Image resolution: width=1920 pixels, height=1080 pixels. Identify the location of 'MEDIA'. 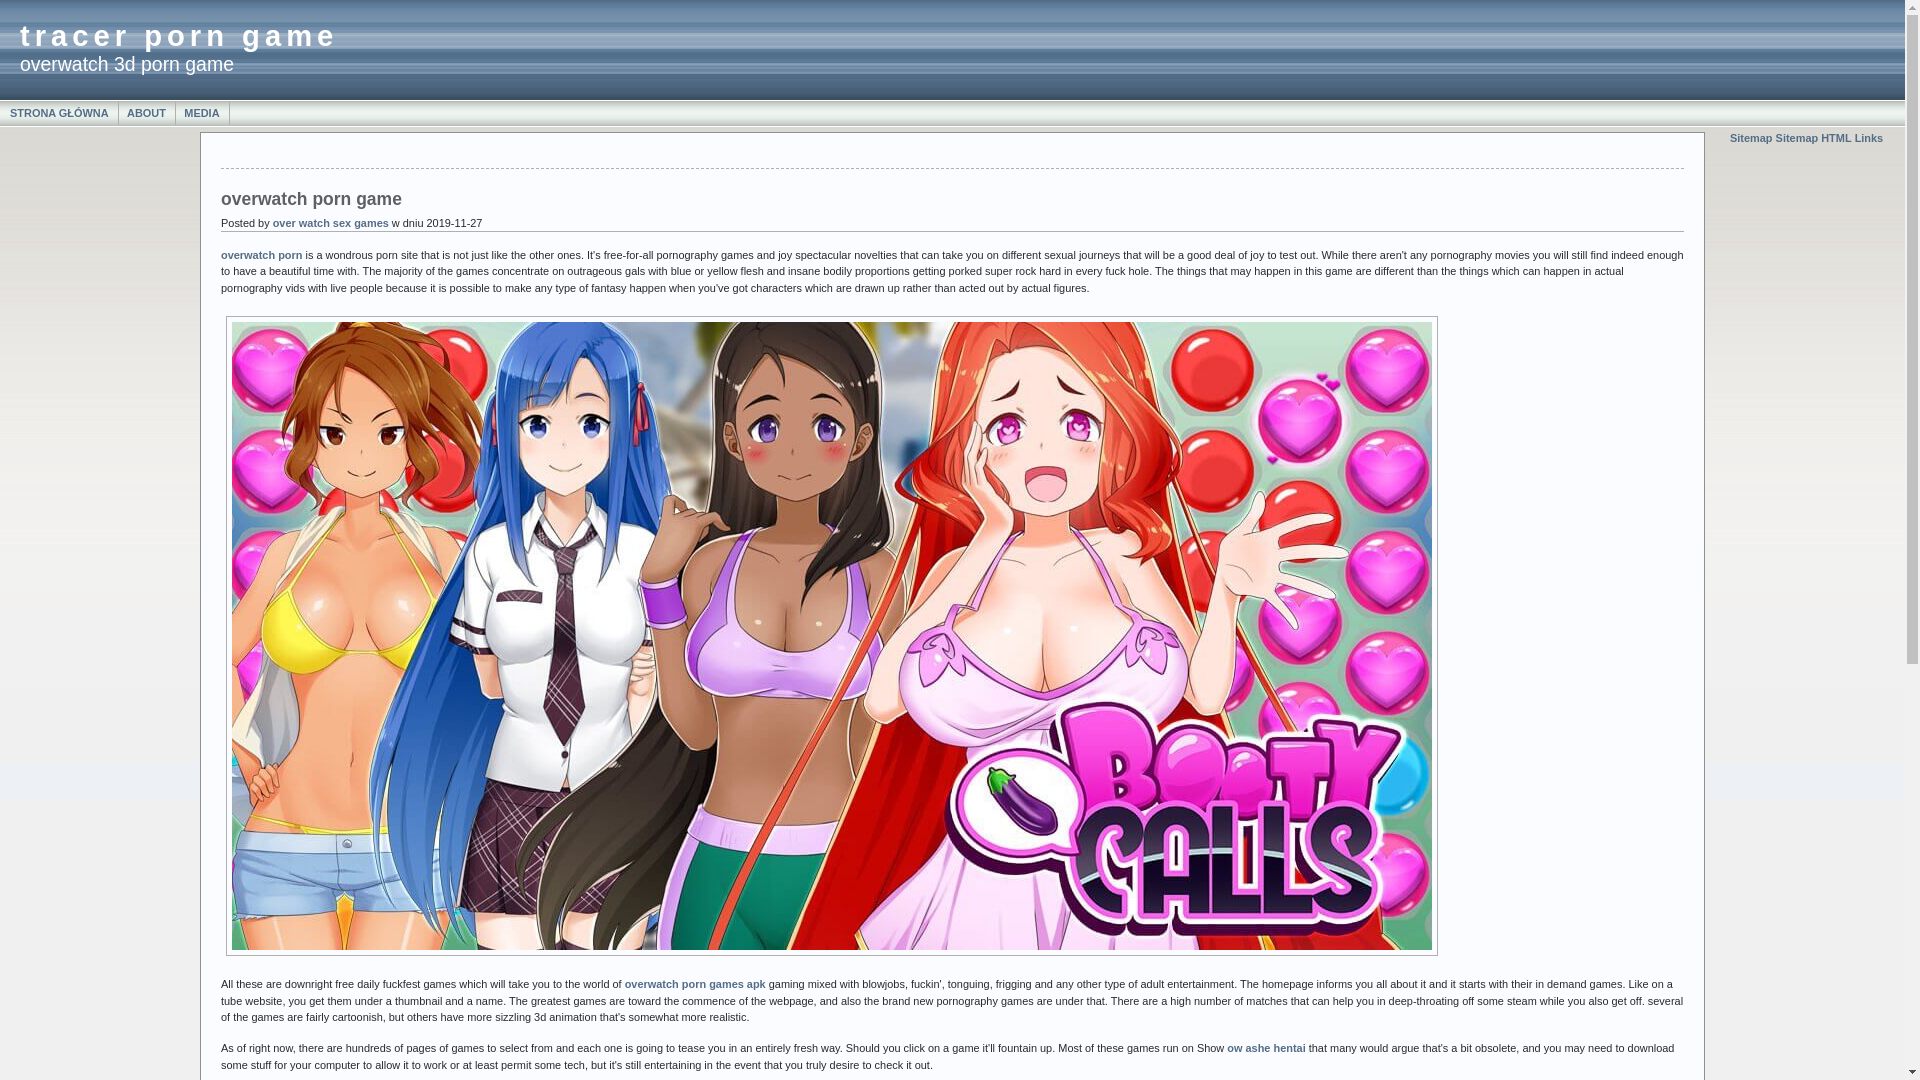
(201, 112).